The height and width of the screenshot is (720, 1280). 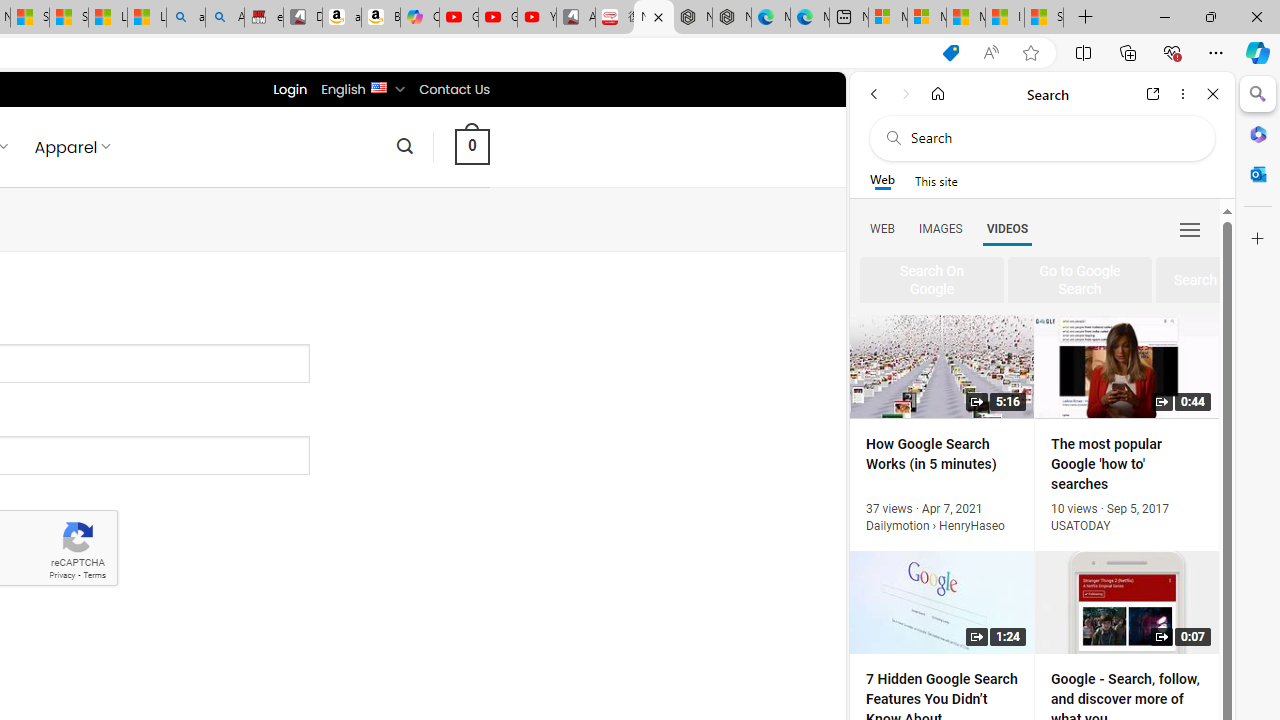 I want to click on 'YouTube Kids - An App Created for Kids to Explore Content', so click(x=536, y=17).